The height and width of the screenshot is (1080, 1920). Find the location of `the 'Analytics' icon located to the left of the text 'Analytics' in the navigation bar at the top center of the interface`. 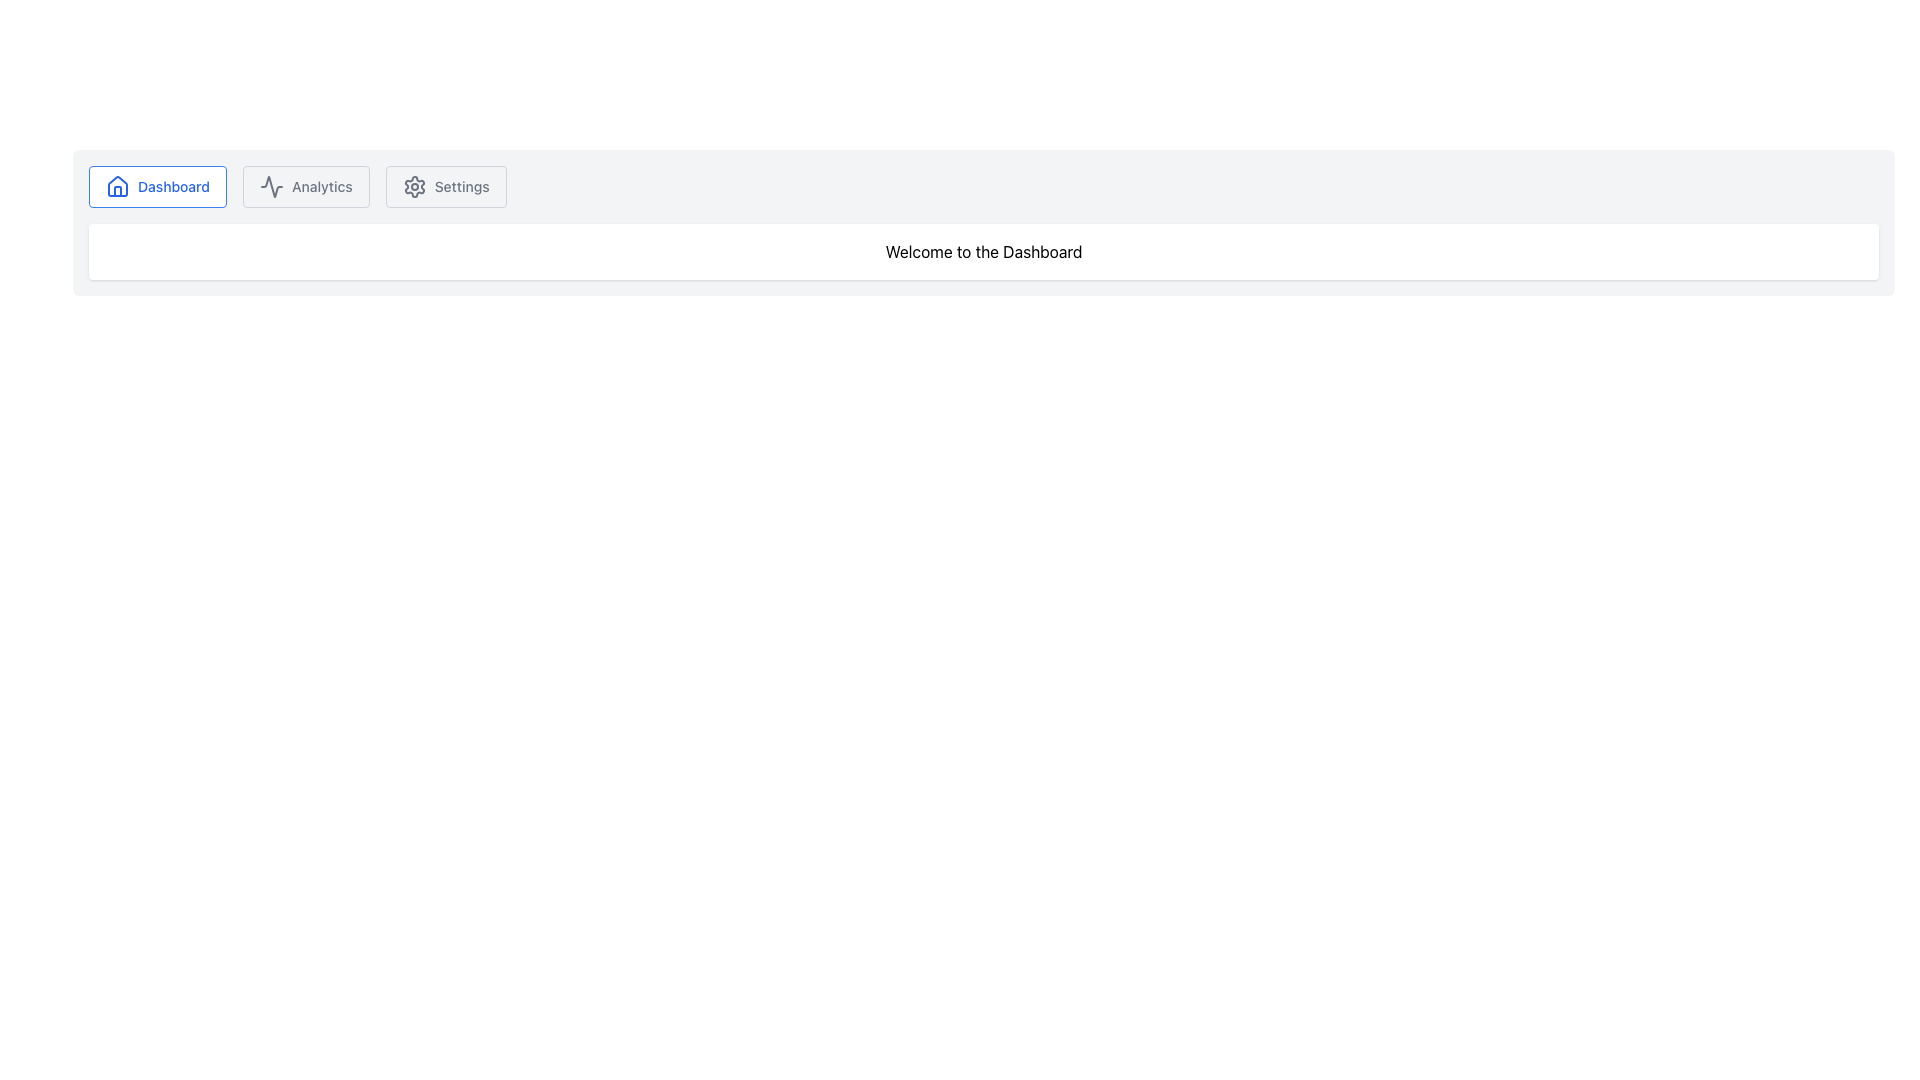

the 'Analytics' icon located to the left of the text 'Analytics' in the navigation bar at the top center of the interface is located at coordinates (271, 186).